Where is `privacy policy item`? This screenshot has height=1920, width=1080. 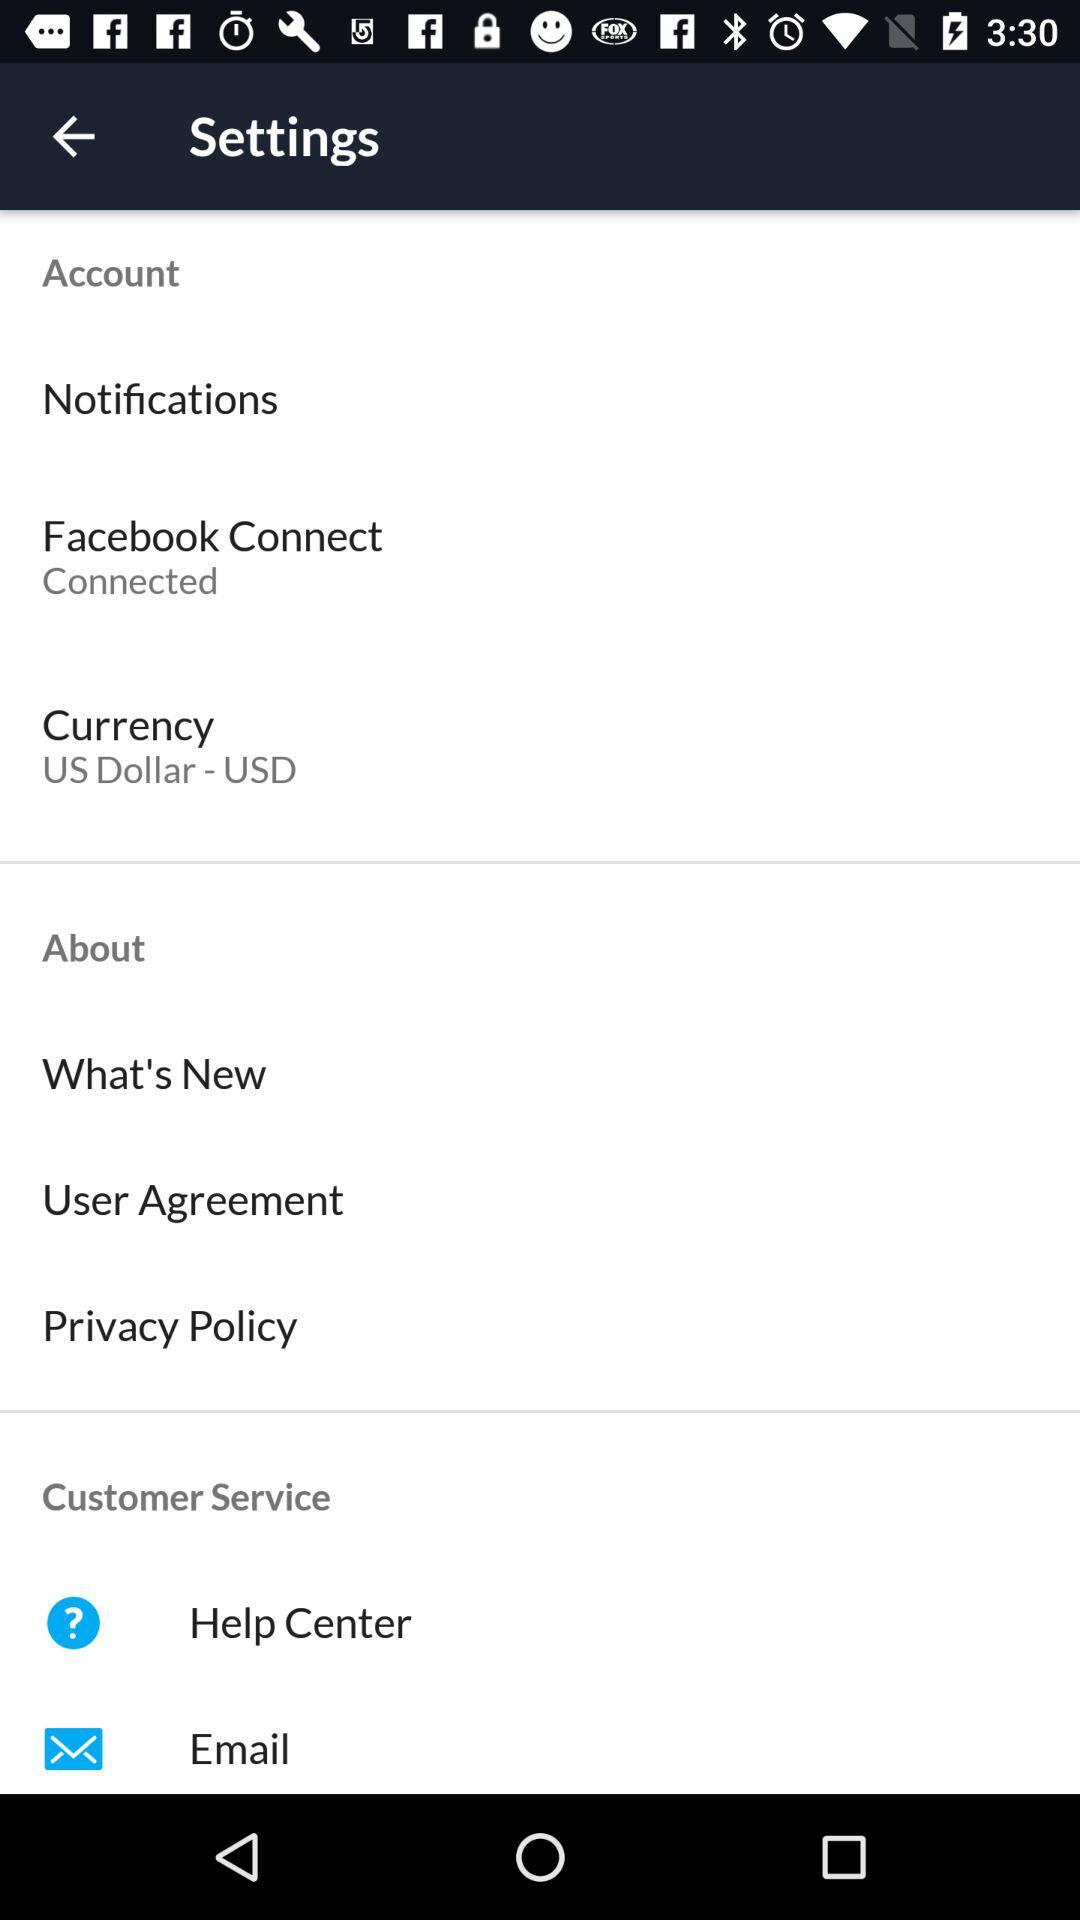 privacy policy item is located at coordinates (540, 1325).